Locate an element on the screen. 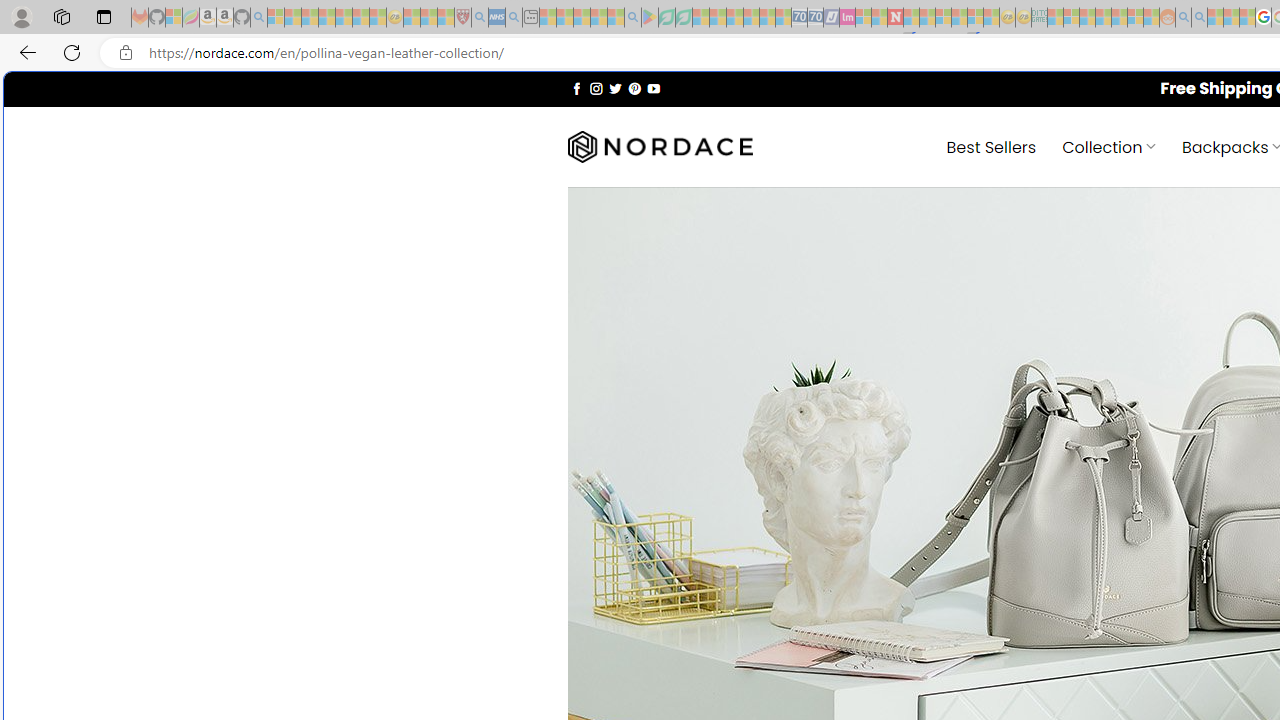  'Bluey: Let' is located at coordinates (650, 17).